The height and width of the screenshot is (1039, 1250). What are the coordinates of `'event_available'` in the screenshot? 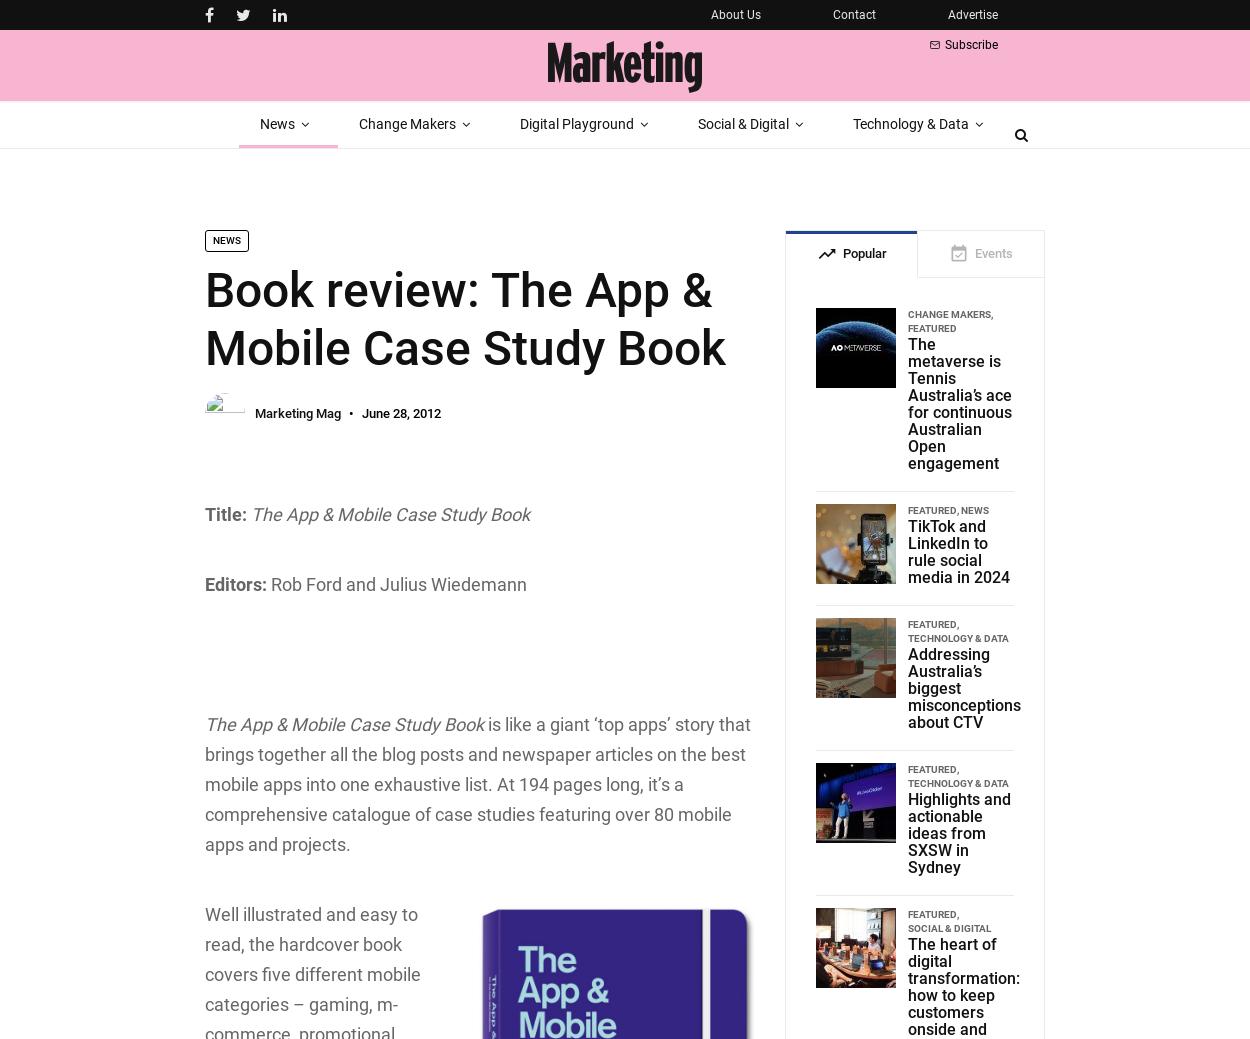 It's located at (948, 254).